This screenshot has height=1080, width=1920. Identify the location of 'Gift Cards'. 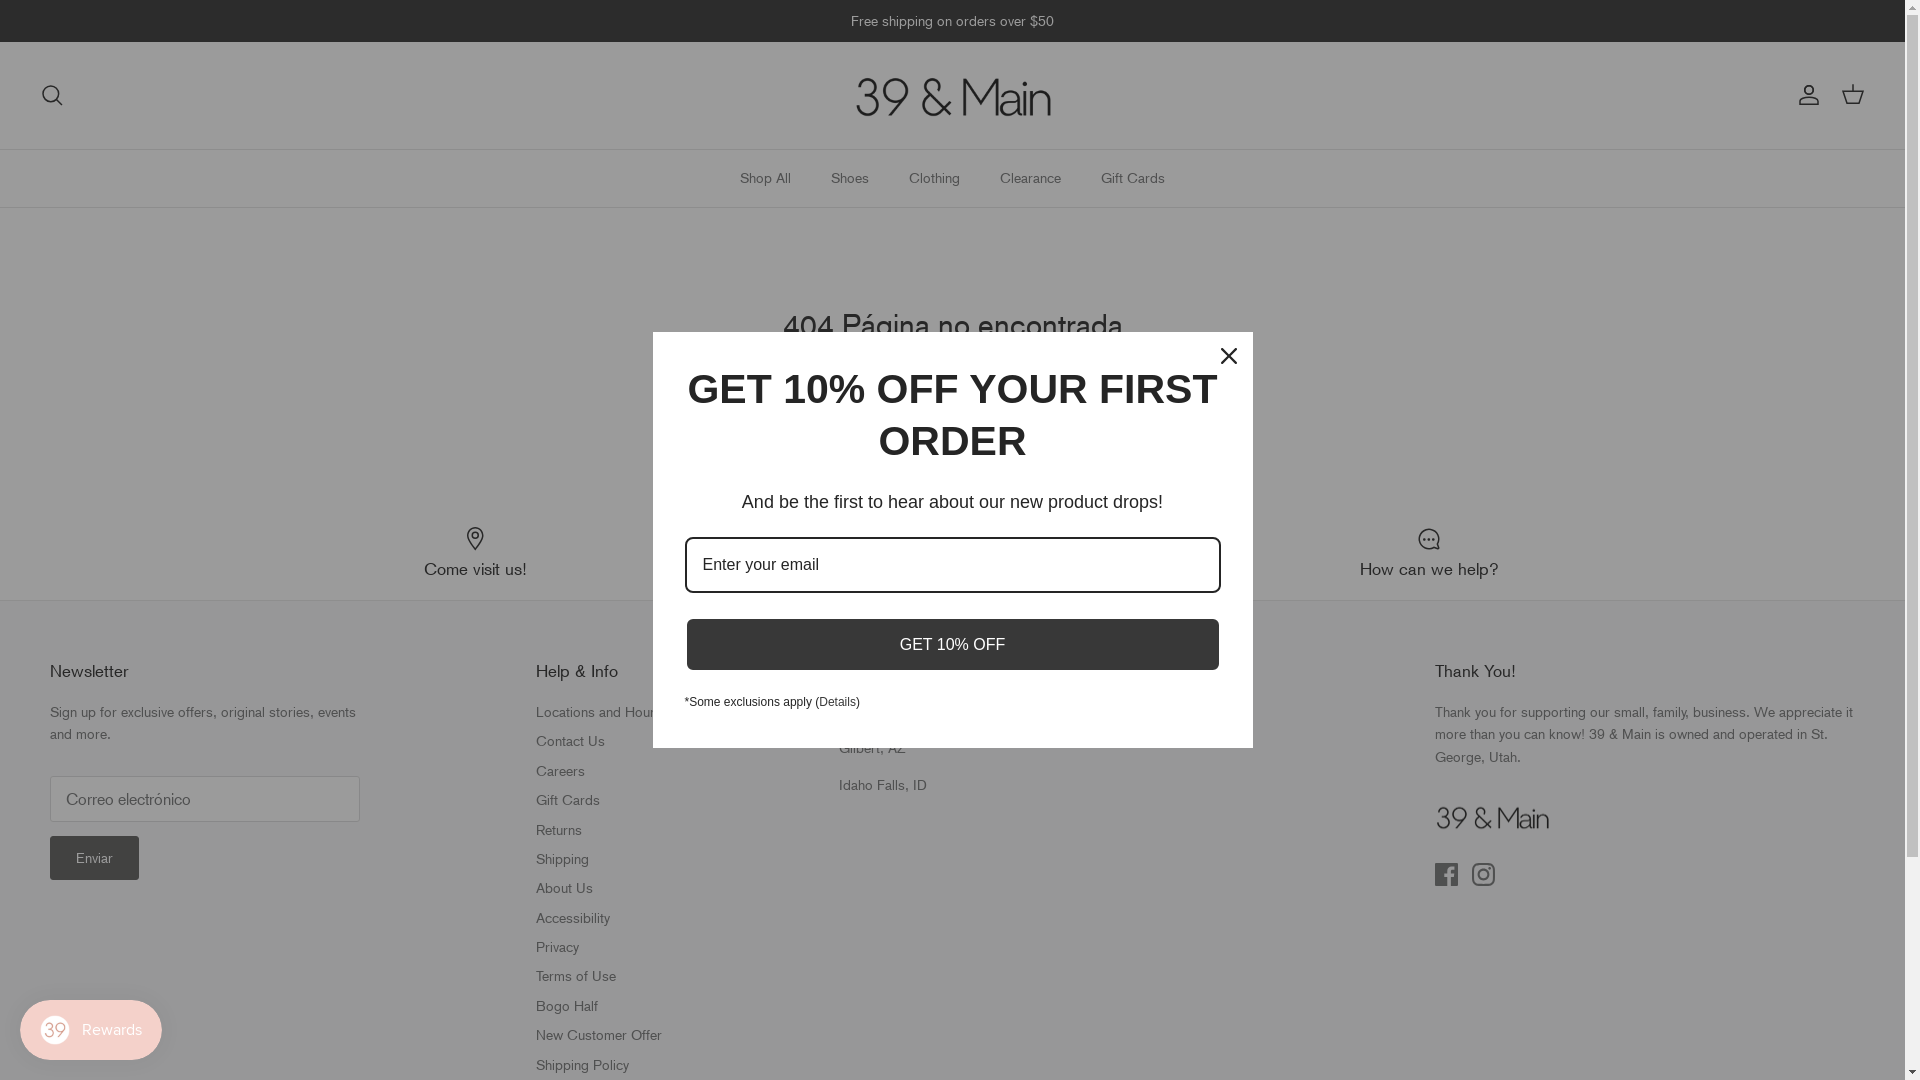
(1082, 177).